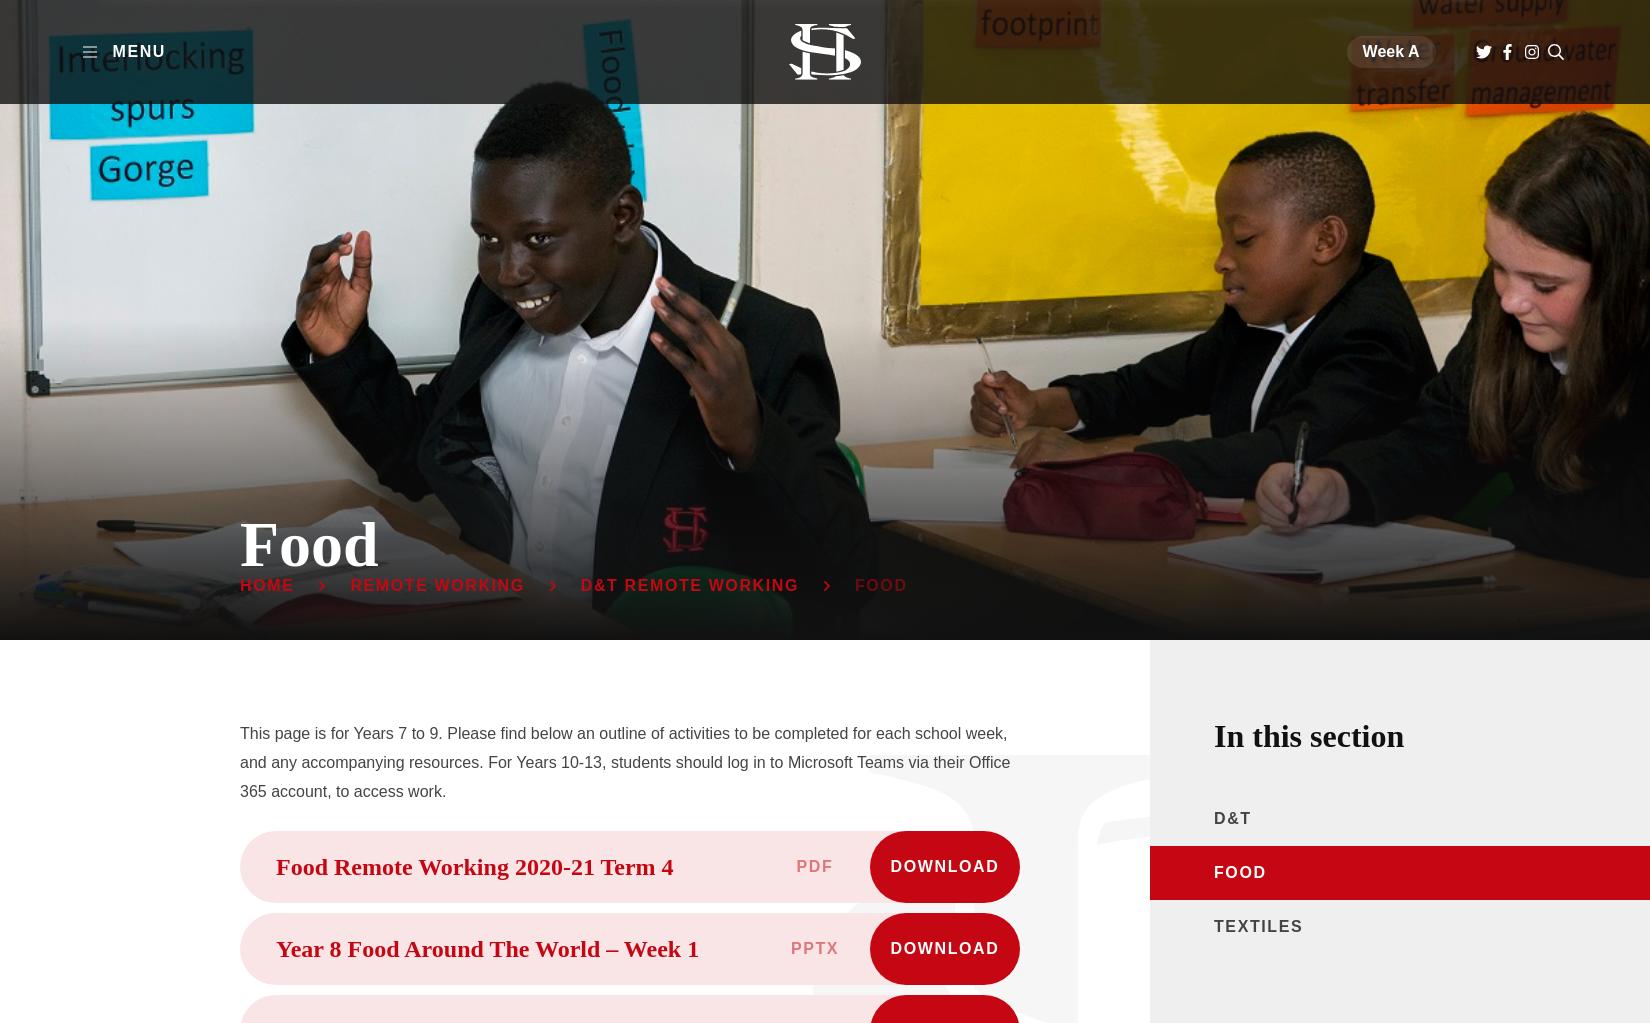 This screenshot has width=1650, height=1023. Describe the element at coordinates (852, 235) in the screenshot. I see `'Support & Guidance'` at that location.